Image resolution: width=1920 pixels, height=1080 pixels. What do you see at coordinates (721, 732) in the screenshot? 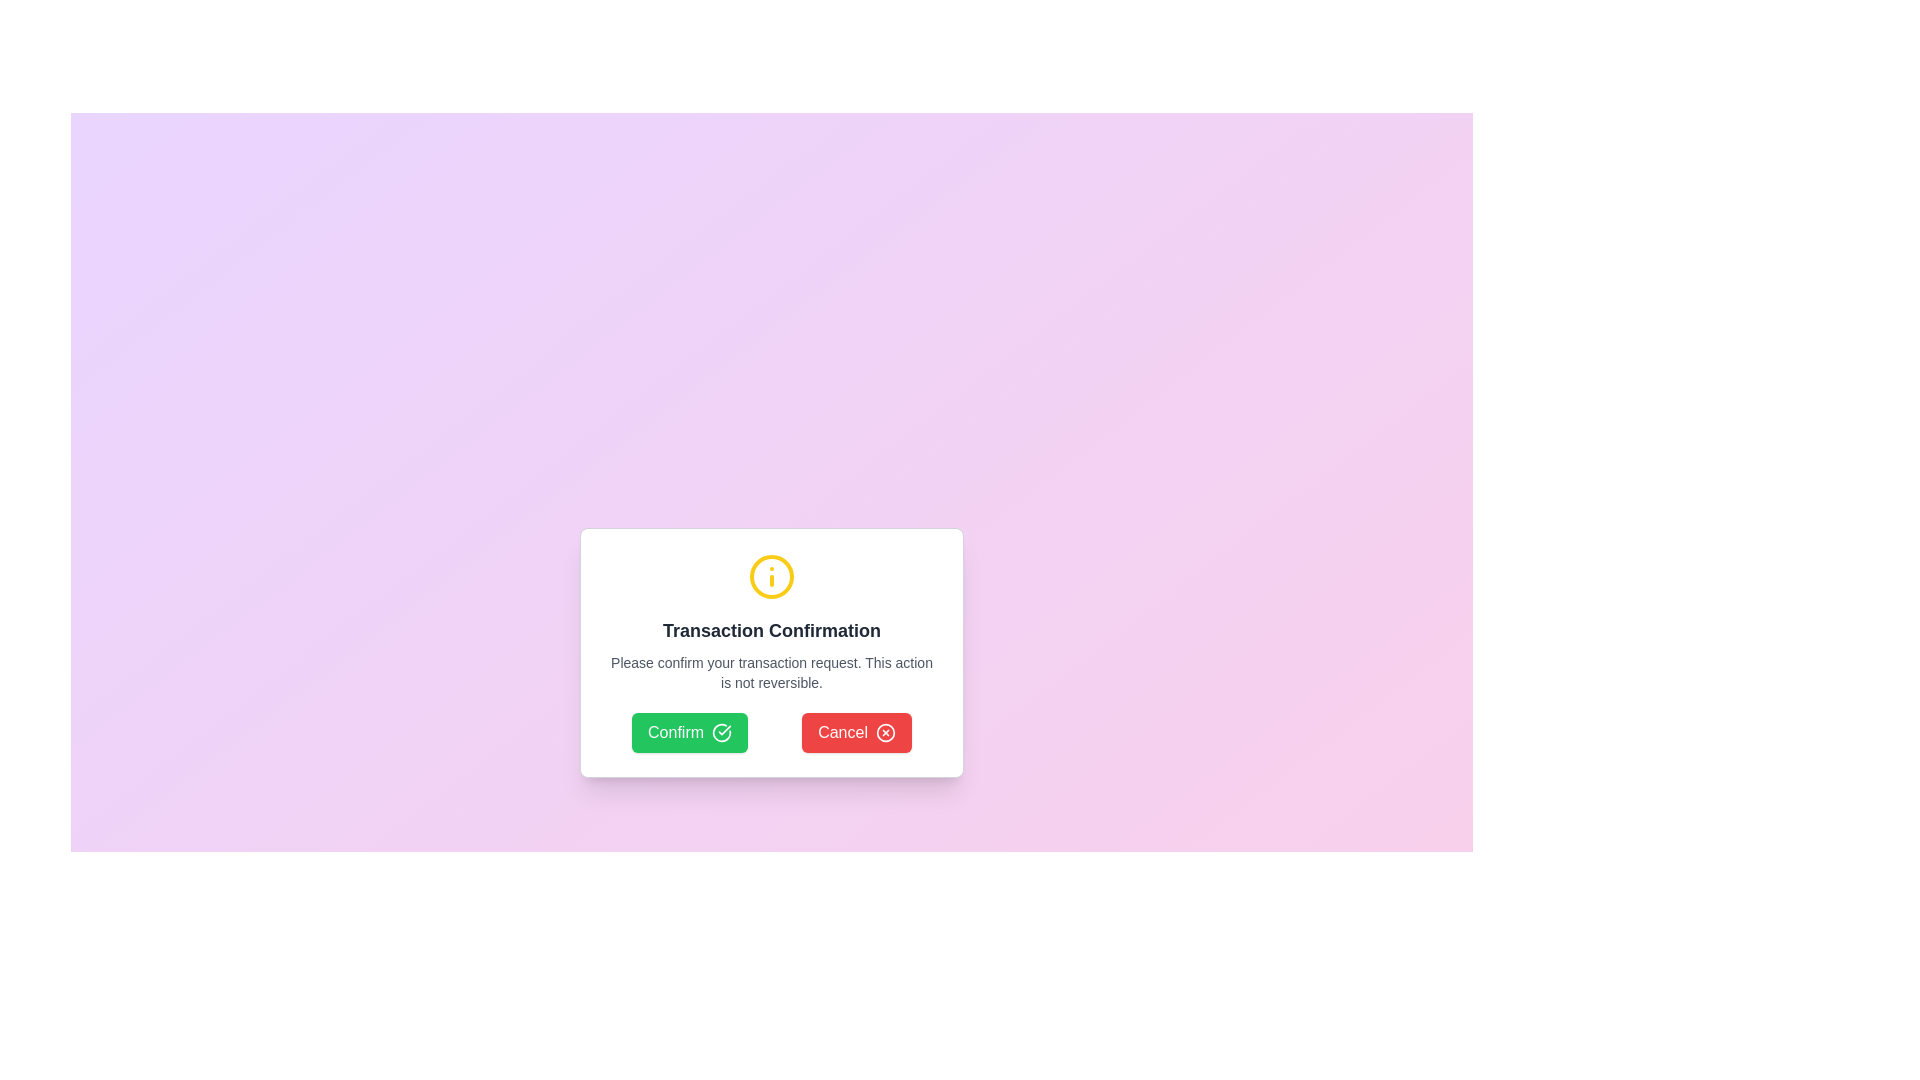
I see `the circular green check icon located to the right of the 'Confirm' text in the bottom-left section of the modal dialog` at bounding box center [721, 732].